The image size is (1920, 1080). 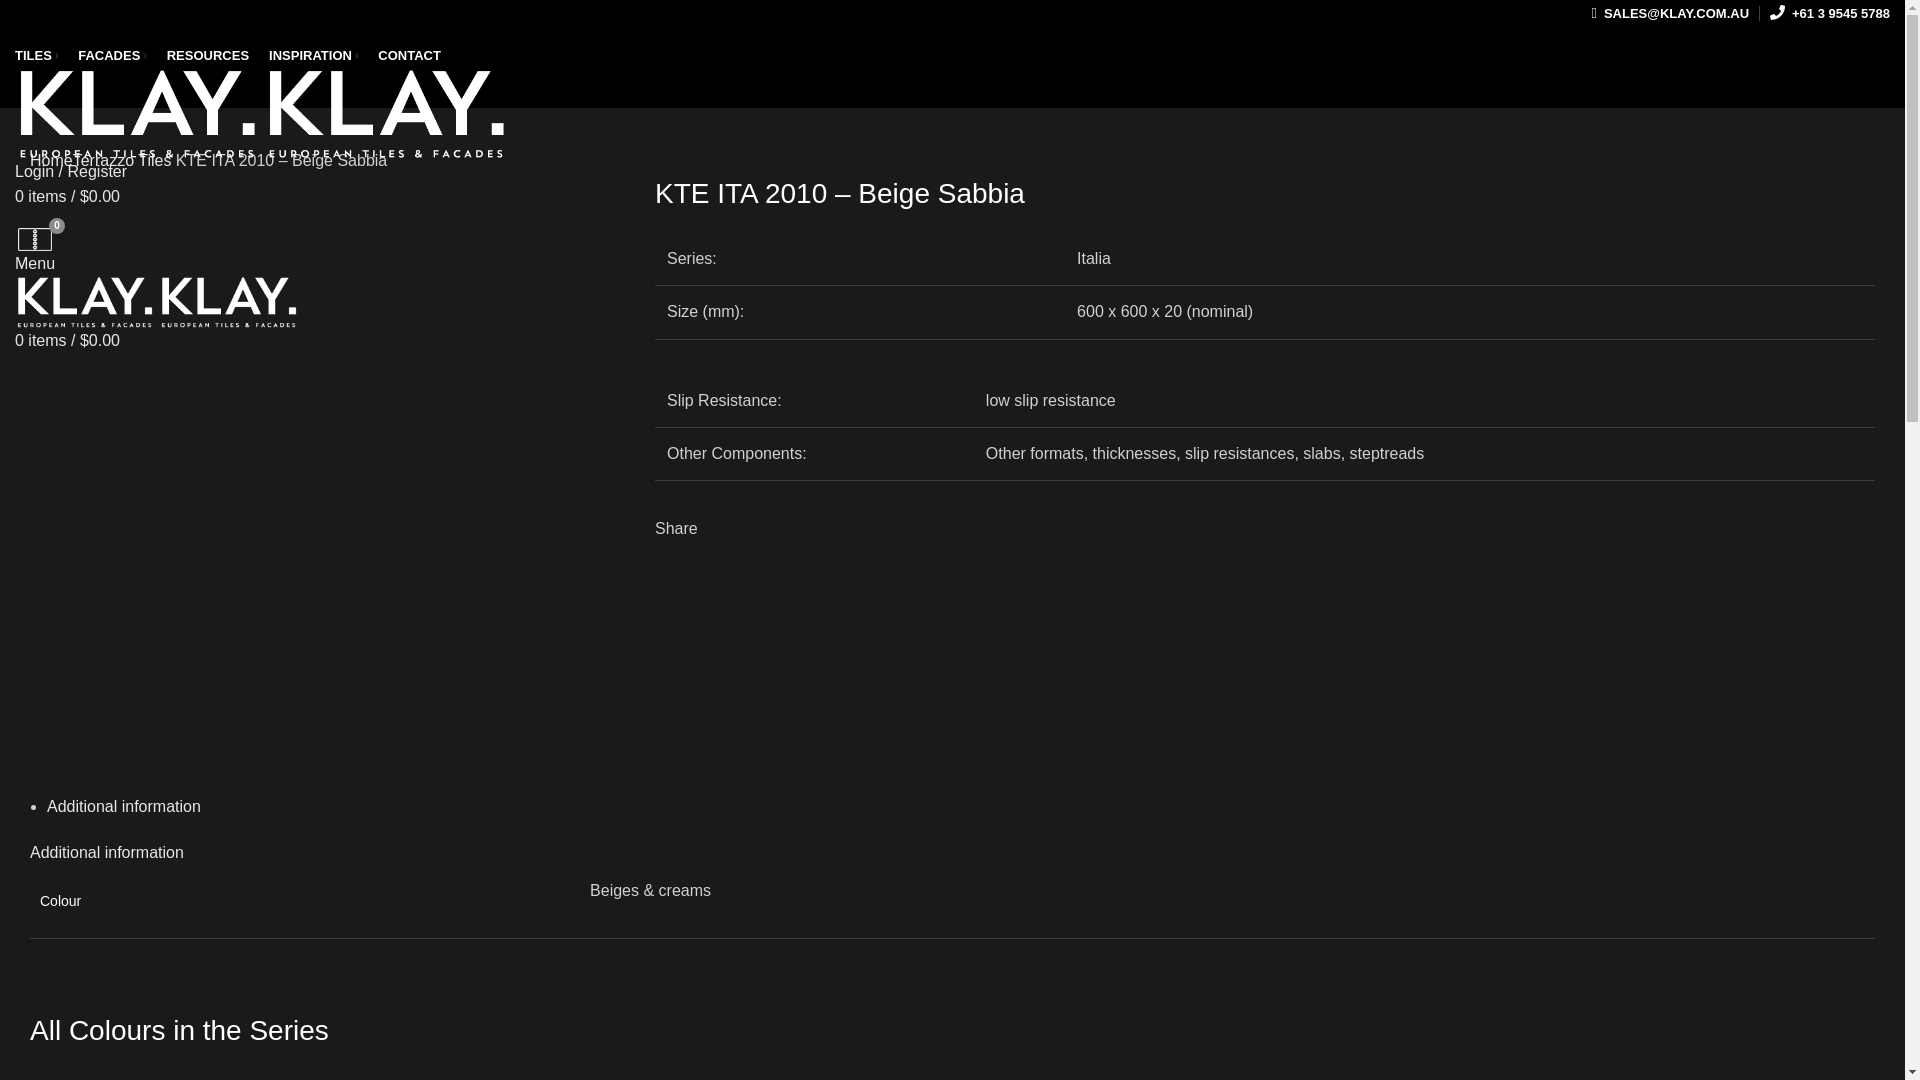 I want to click on 'Additional information', so click(x=105, y=852).